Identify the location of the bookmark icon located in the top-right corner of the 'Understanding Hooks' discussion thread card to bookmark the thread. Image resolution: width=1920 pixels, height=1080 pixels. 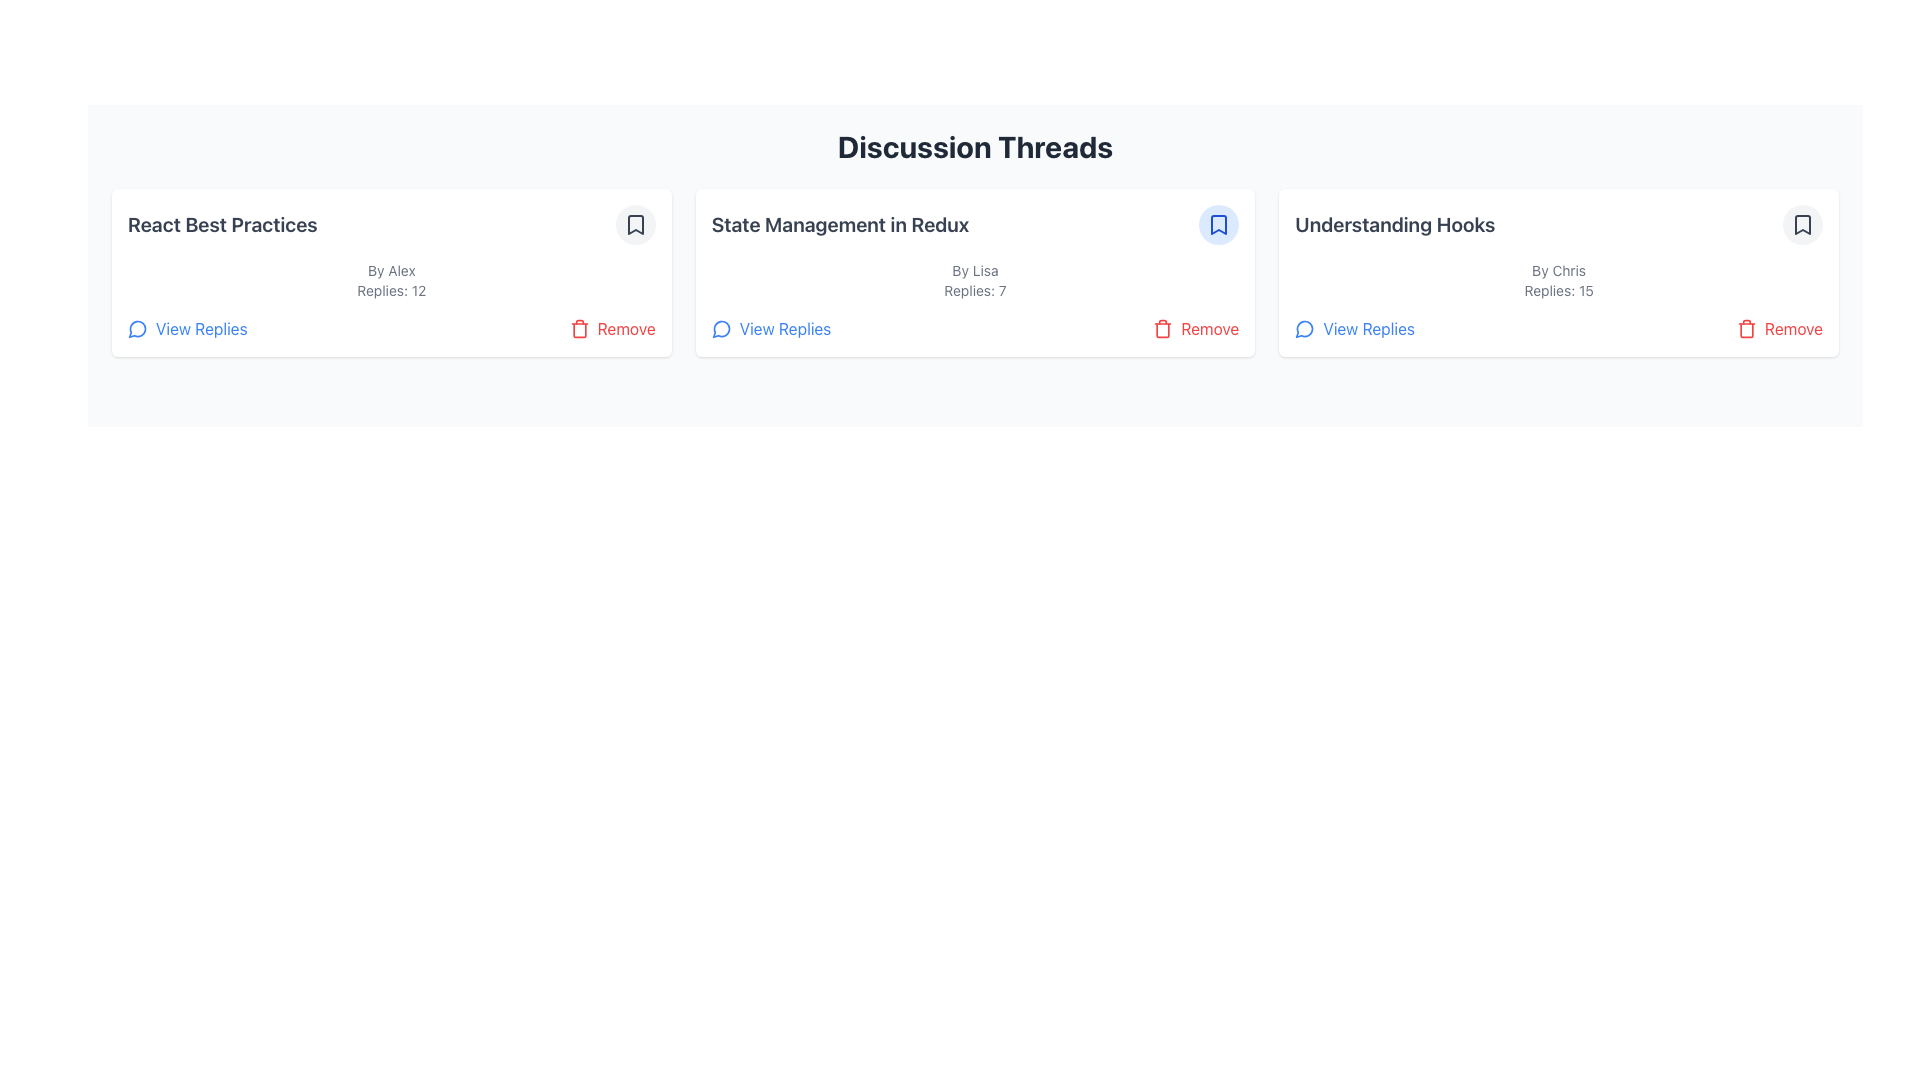
(1803, 224).